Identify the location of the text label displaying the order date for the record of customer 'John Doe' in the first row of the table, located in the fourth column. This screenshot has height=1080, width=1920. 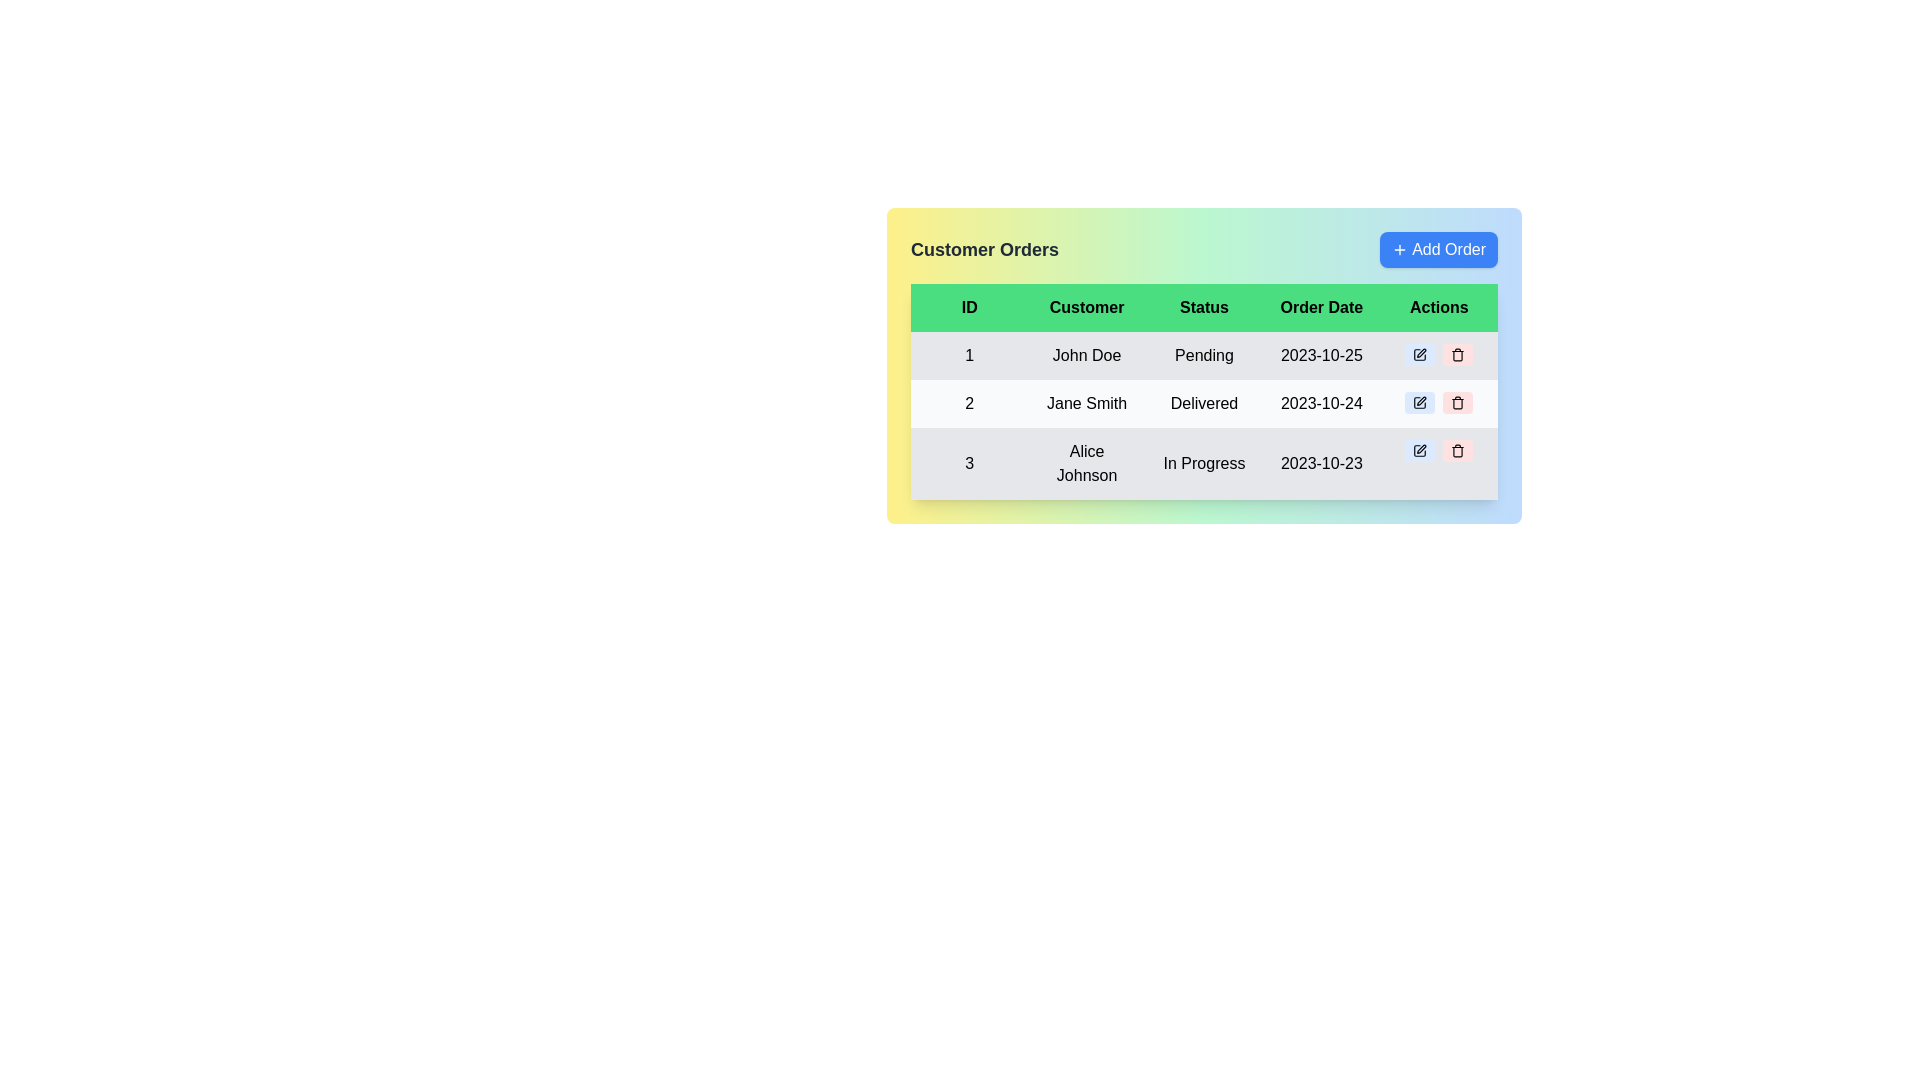
(1321, 354).